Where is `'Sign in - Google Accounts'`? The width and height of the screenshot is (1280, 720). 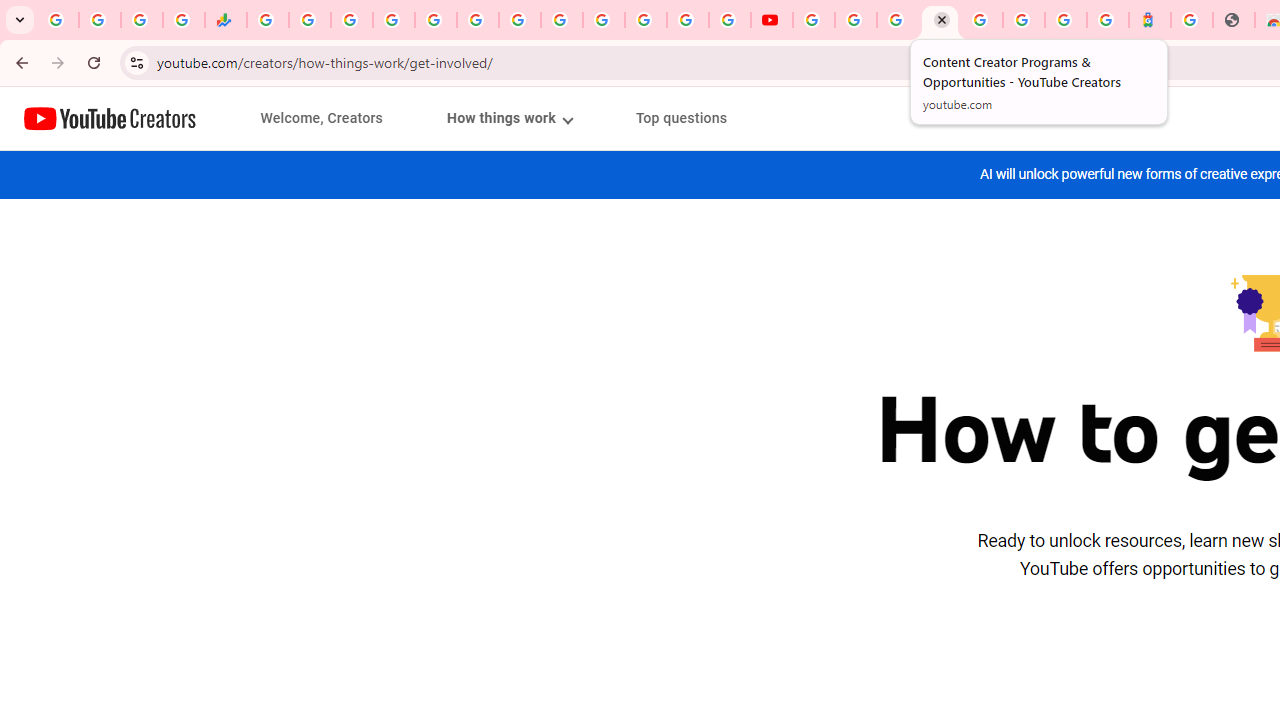 'Sign in - Google Accounts' is located at coordinates (393, 20).